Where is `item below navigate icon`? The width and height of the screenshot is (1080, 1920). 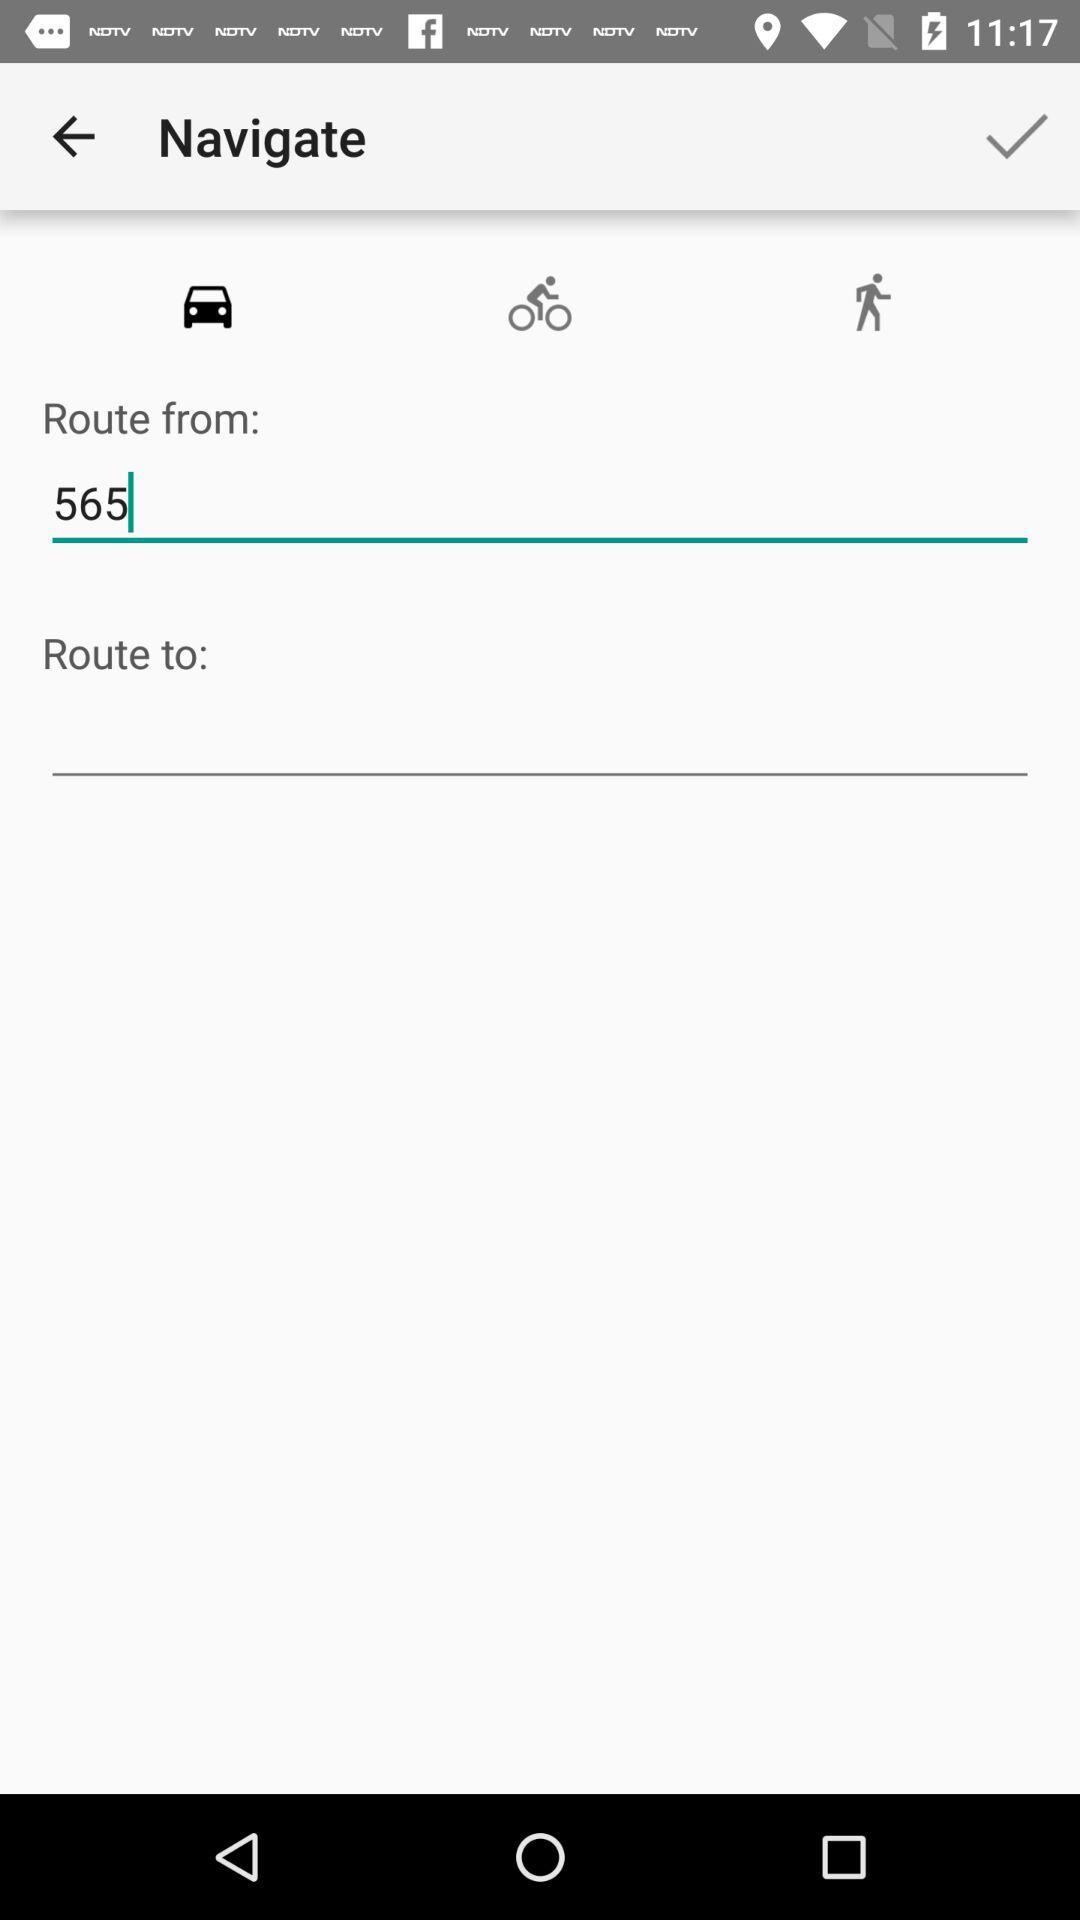 item below navigate icon is located at coordinates (538, 303).